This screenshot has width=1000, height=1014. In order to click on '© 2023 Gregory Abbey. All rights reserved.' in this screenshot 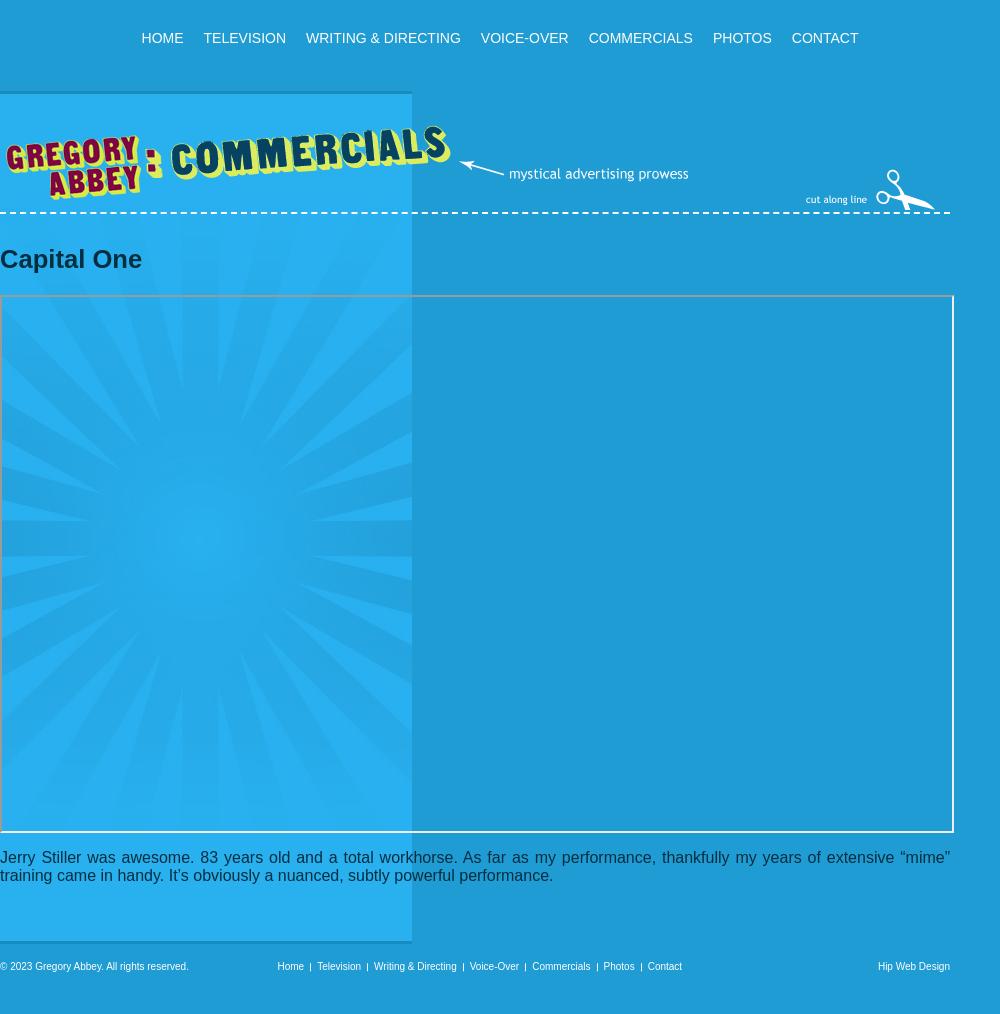, I will do `click(93, 966)`.